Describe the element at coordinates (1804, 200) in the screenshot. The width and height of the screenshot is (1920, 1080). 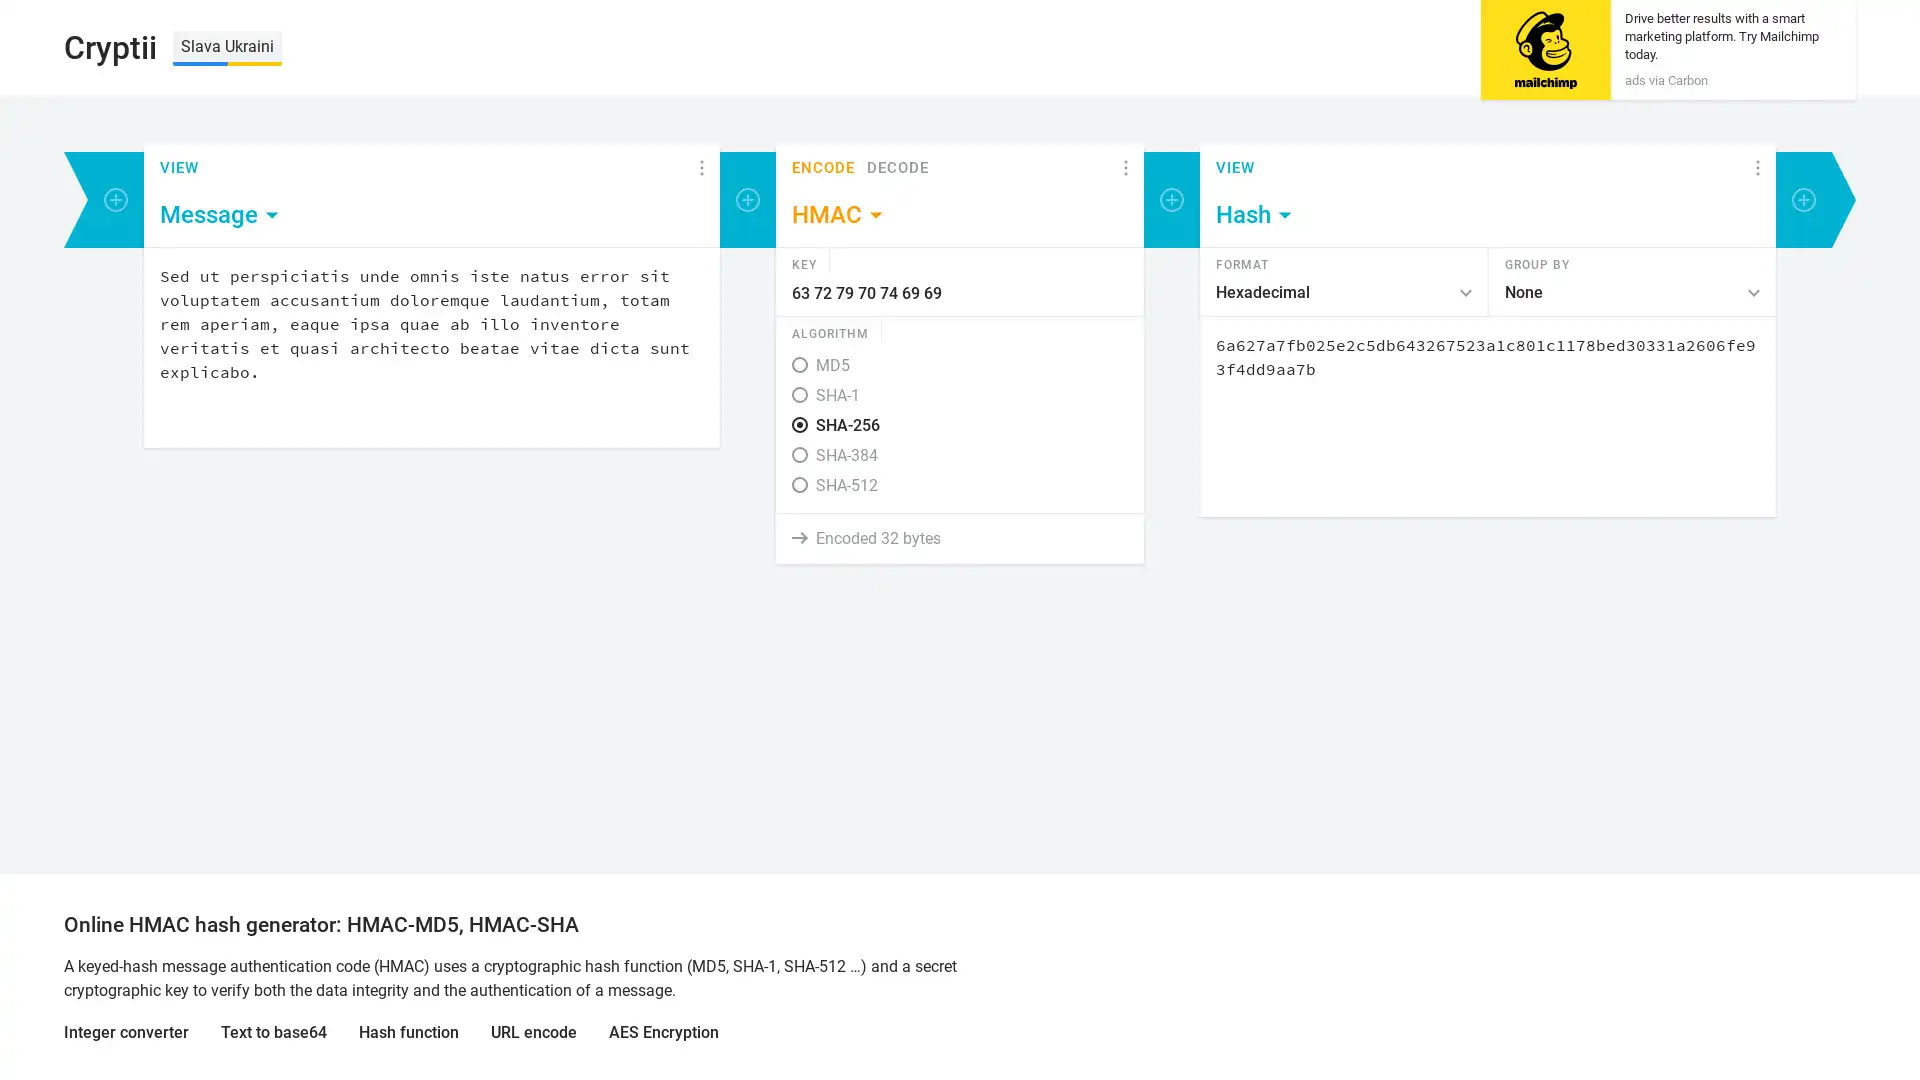
I see `Add encoder or viewer` at that location.